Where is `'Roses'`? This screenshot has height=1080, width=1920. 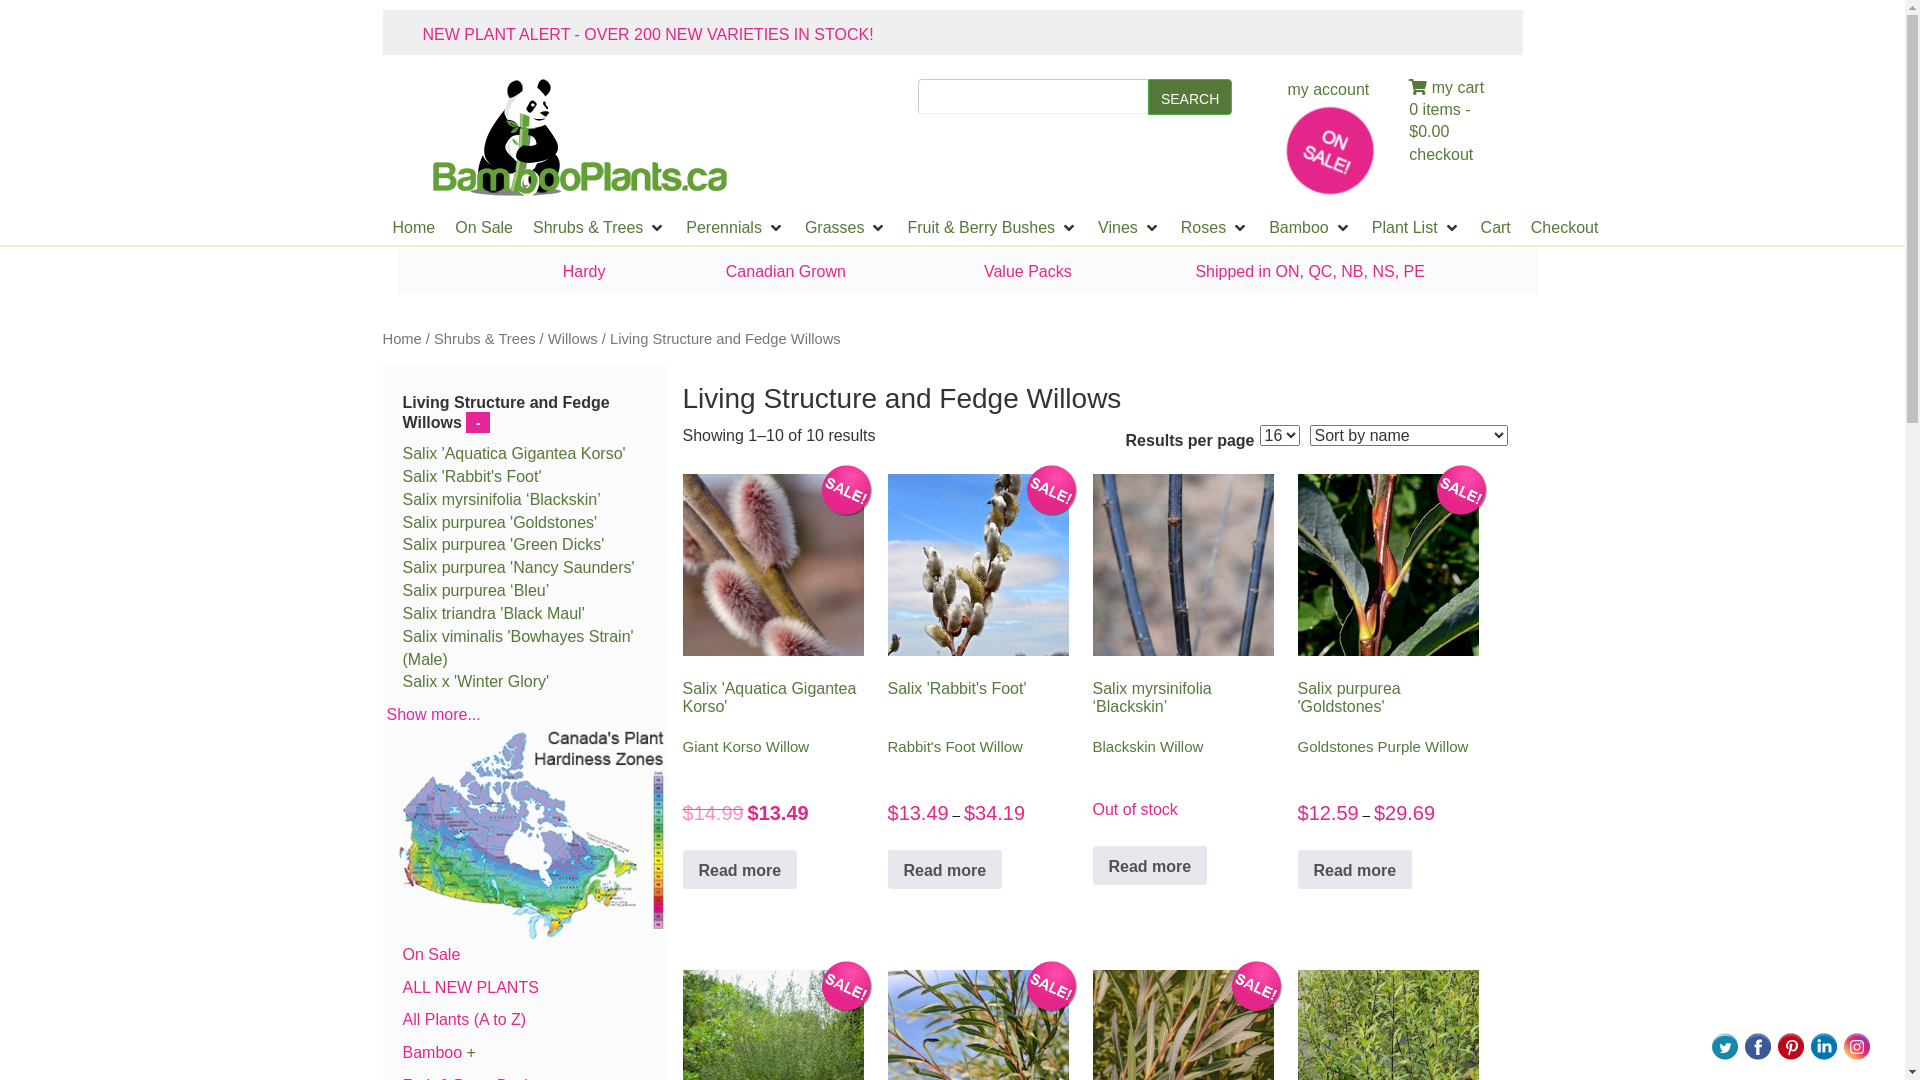
'Roses' is located at coordinates (1202, 227).